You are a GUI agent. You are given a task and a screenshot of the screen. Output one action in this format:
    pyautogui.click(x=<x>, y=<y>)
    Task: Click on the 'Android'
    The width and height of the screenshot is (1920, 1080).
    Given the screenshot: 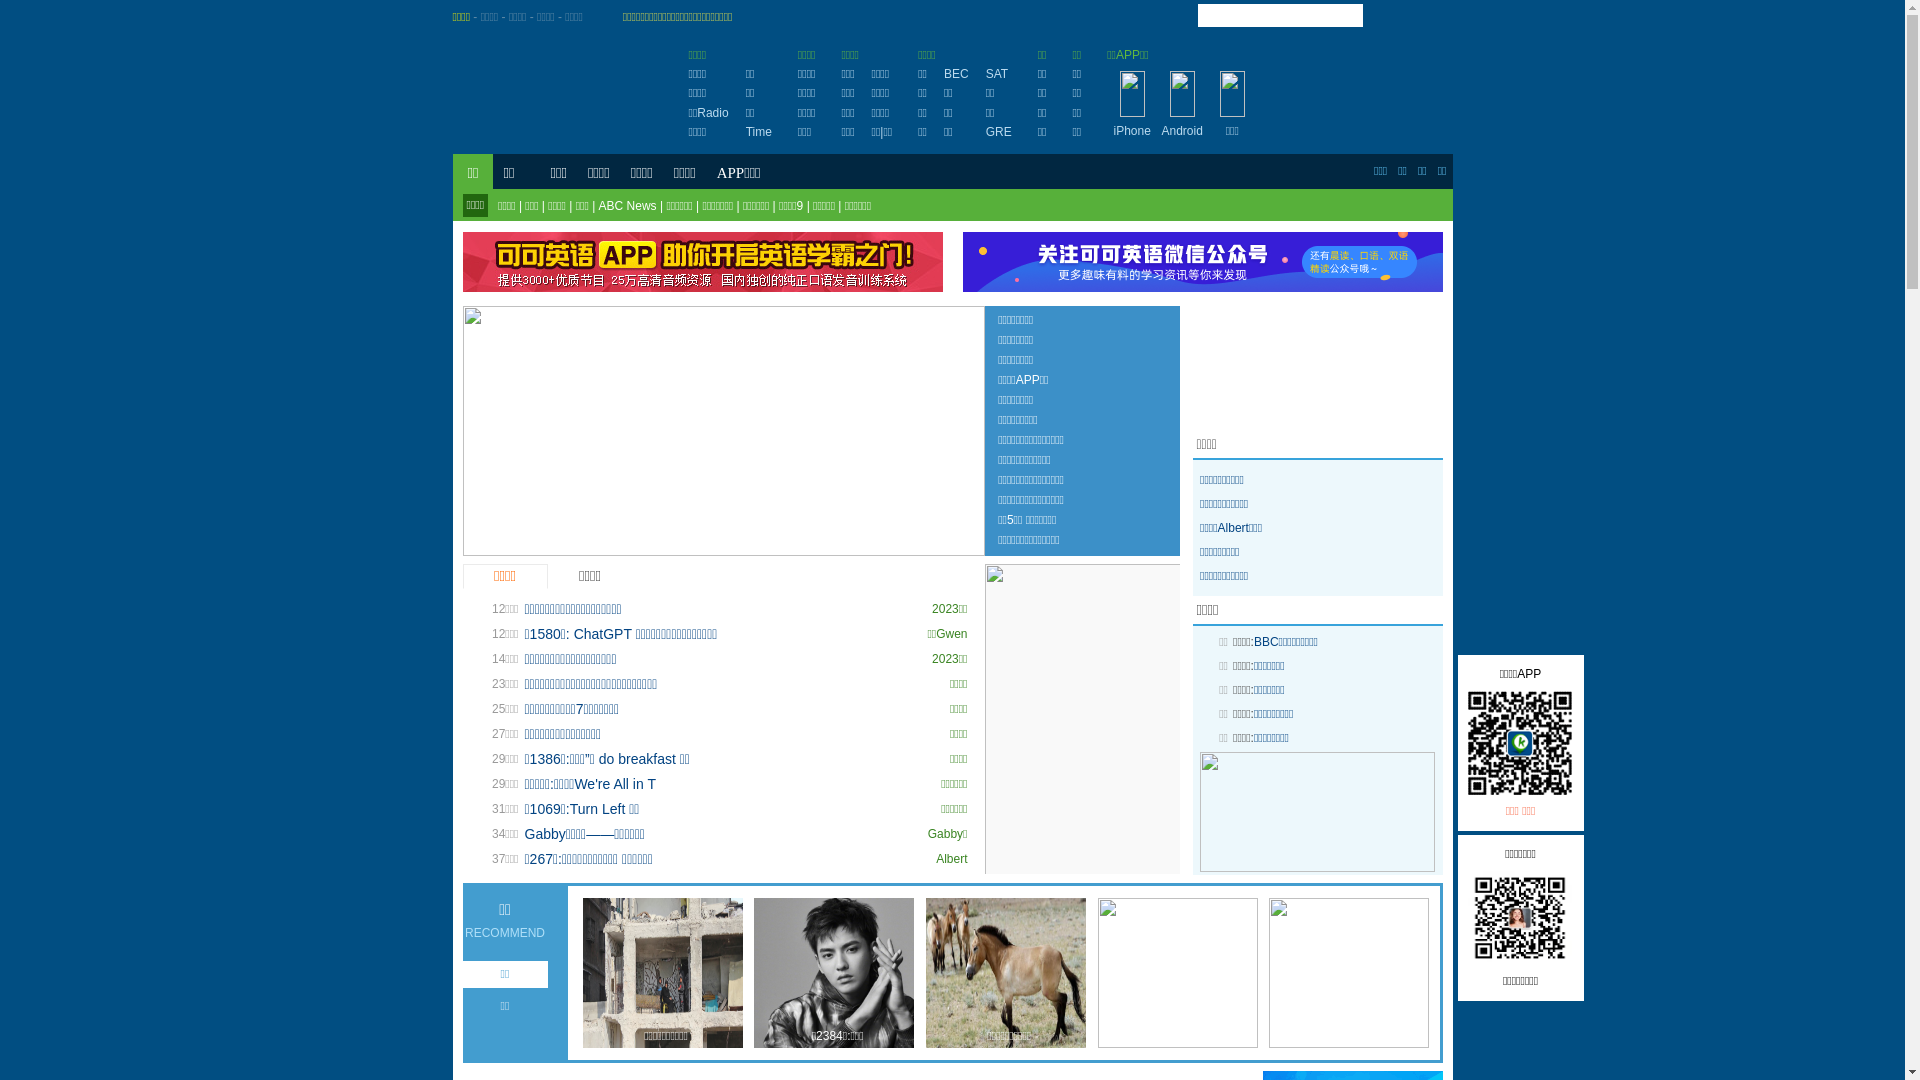 What is the action you would take?
    pyautogui.click(x=1182, y=131)
    